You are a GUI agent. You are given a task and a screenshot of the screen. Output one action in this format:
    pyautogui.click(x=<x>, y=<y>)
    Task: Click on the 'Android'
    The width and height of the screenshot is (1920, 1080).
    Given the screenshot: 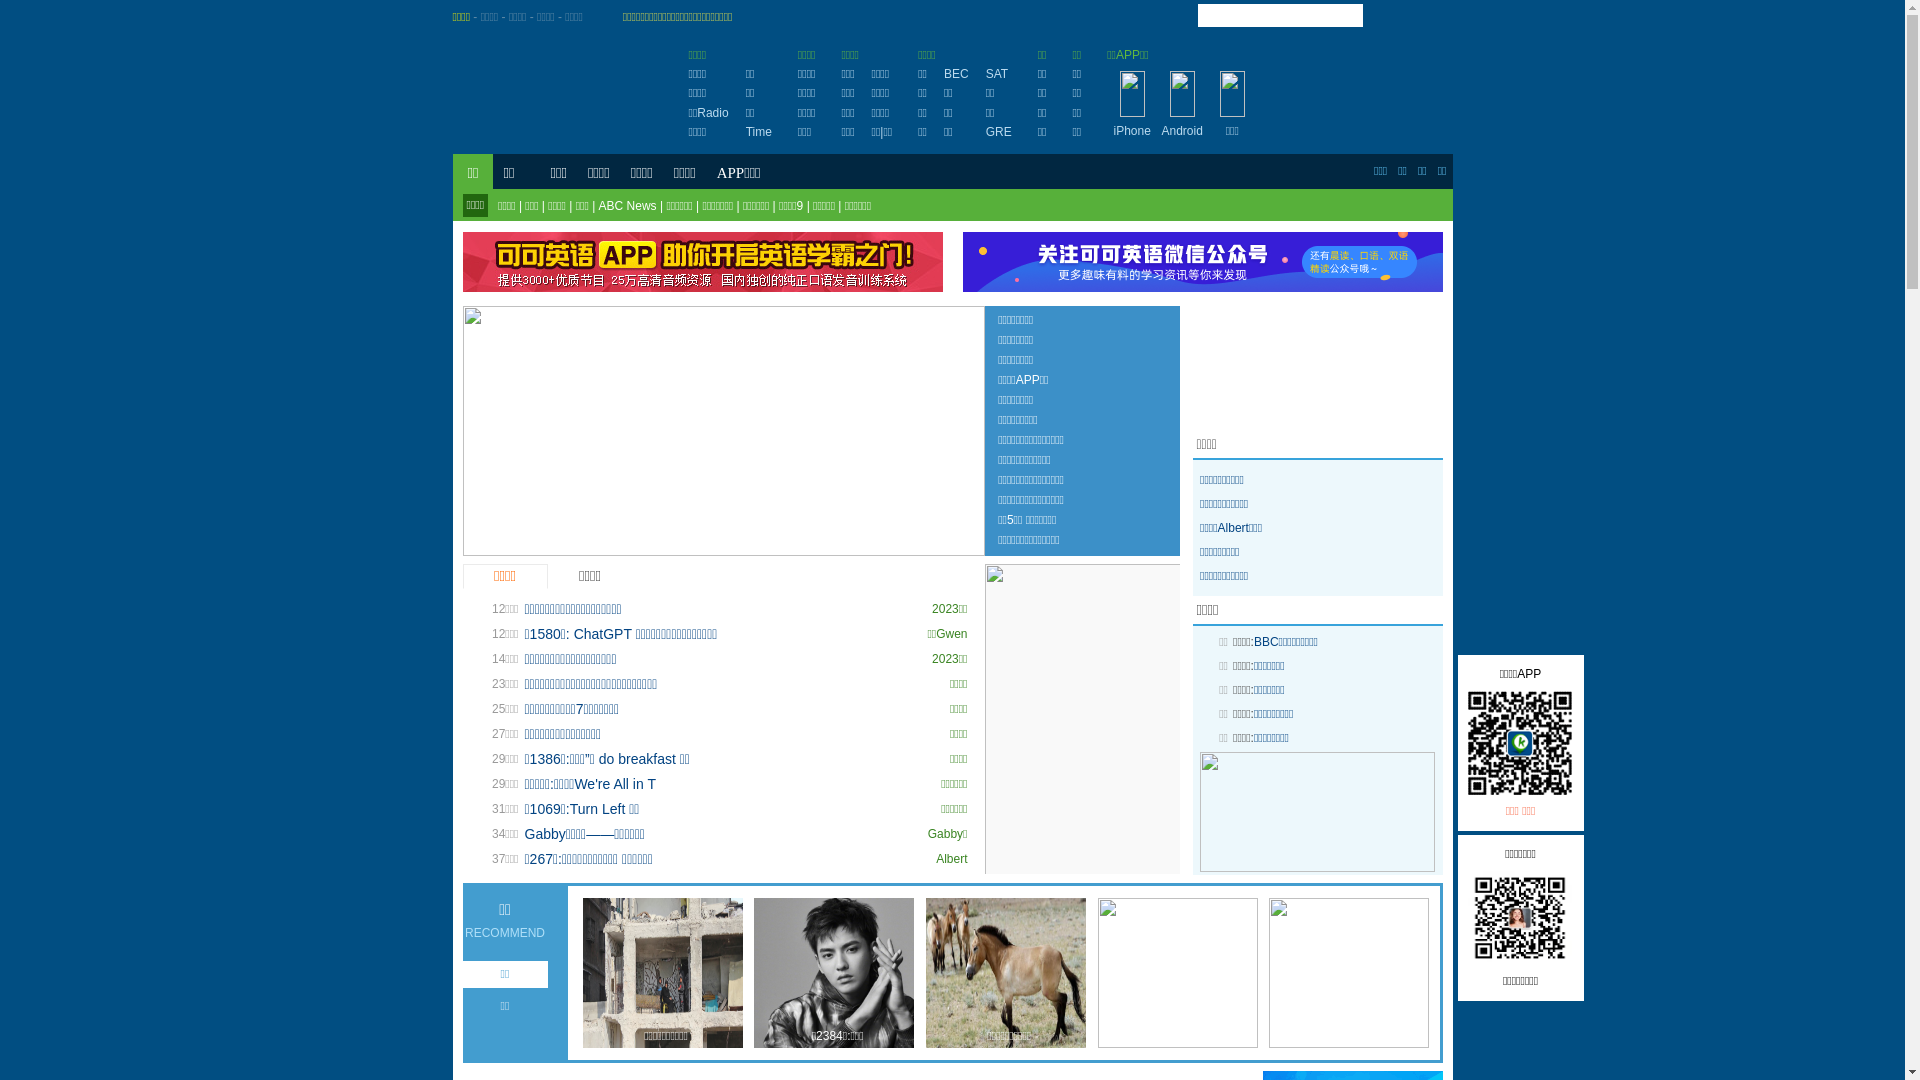 What is the action you would take?
    pyautogui.click(x=1182, y=131)
    